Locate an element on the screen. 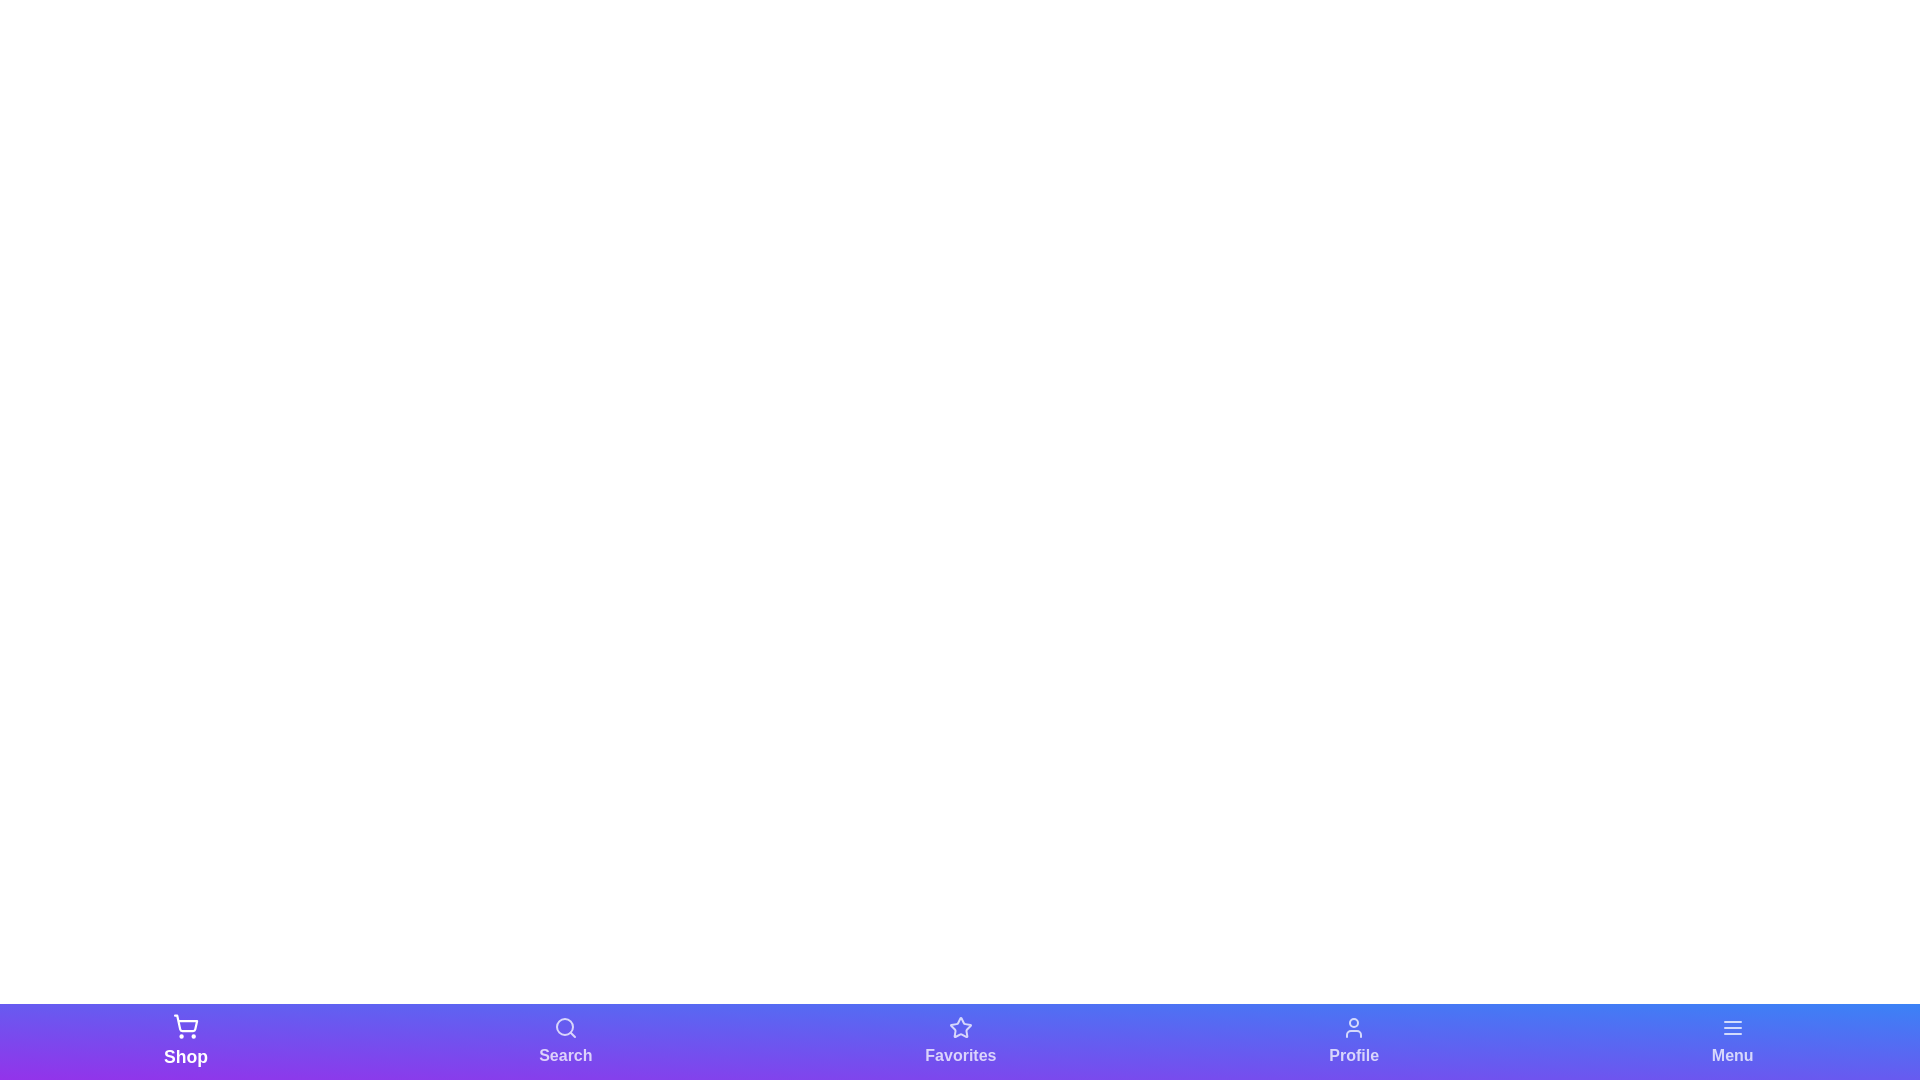 This screenshot has width=1920, height=1080. the navigation bar element labeled Profile is located at coordinates (1353, 1040).